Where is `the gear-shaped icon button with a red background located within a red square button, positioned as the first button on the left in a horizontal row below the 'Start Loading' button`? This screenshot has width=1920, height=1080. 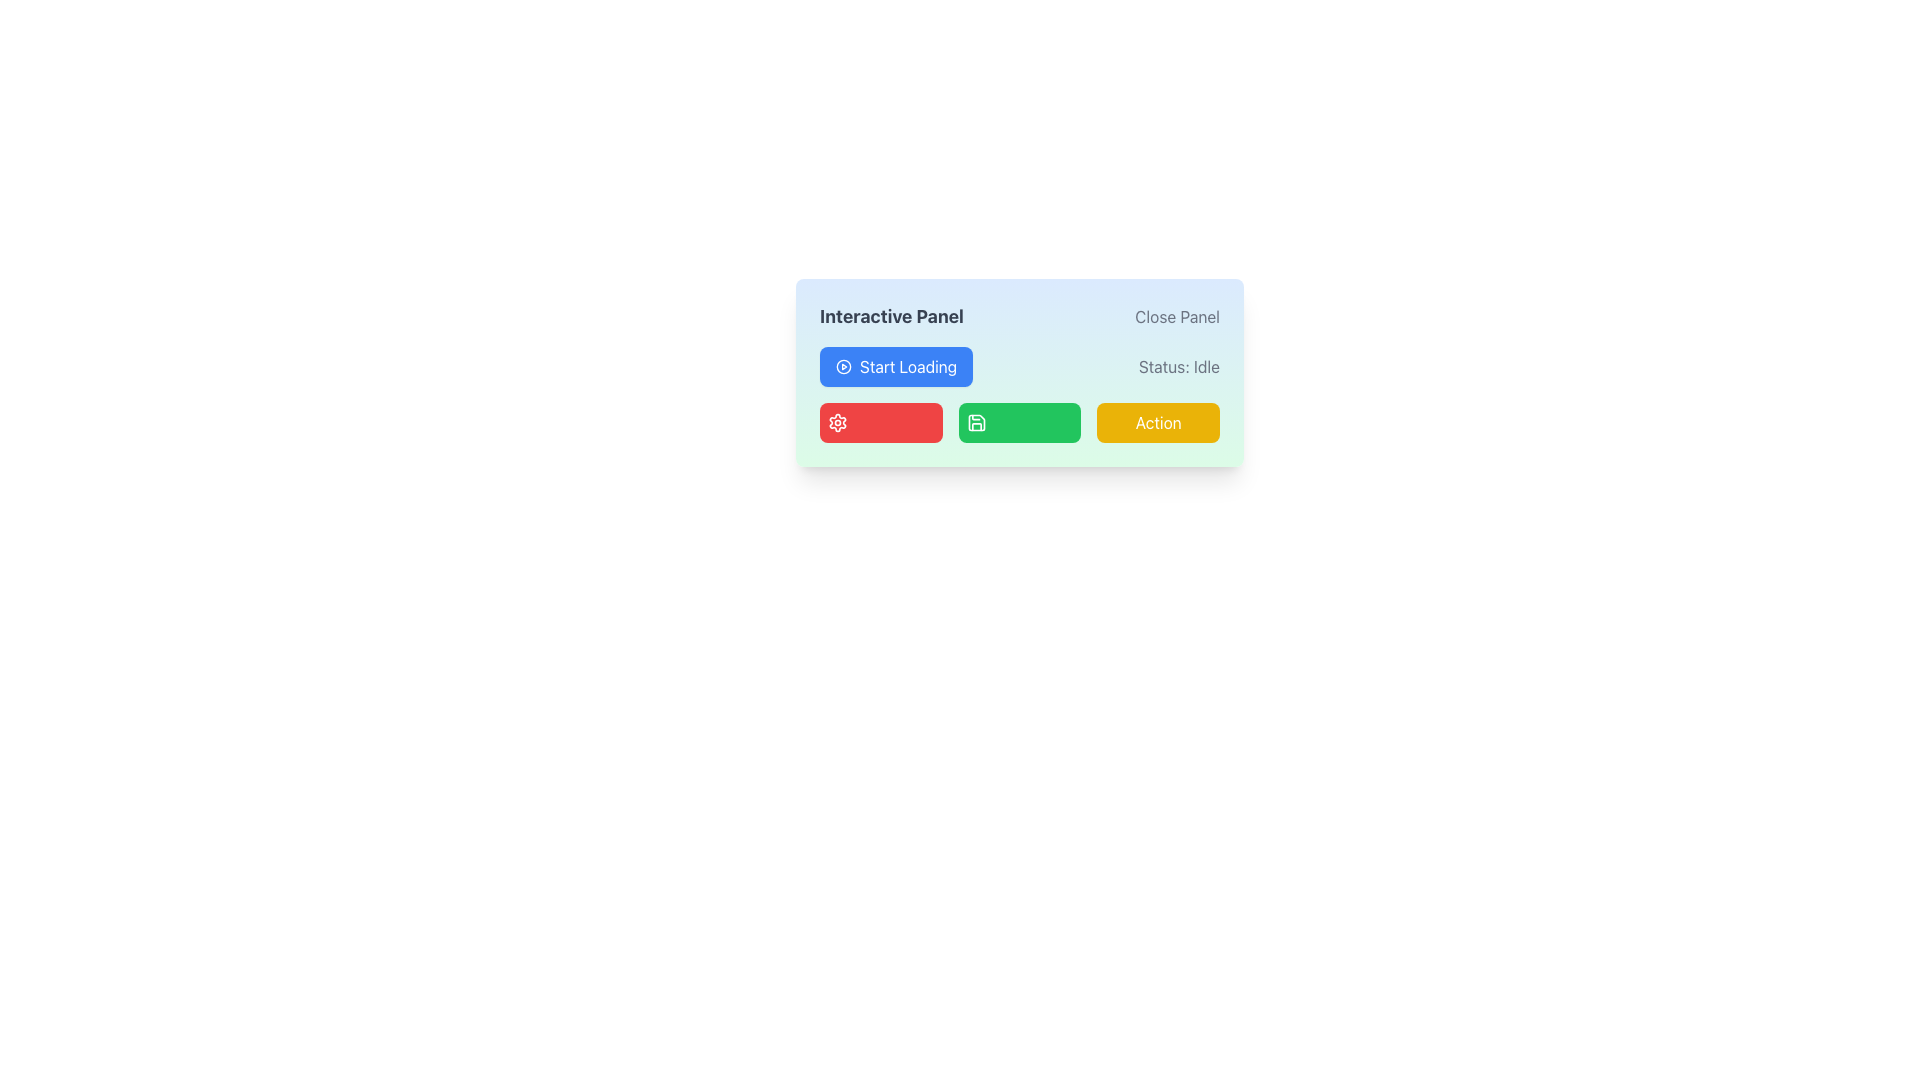
the gear-shaped icon button with a red background located within a red square button, positioned as the first button on the left in a horizontal row below the 'Start Loading' button is located at coordinates (838, 422).